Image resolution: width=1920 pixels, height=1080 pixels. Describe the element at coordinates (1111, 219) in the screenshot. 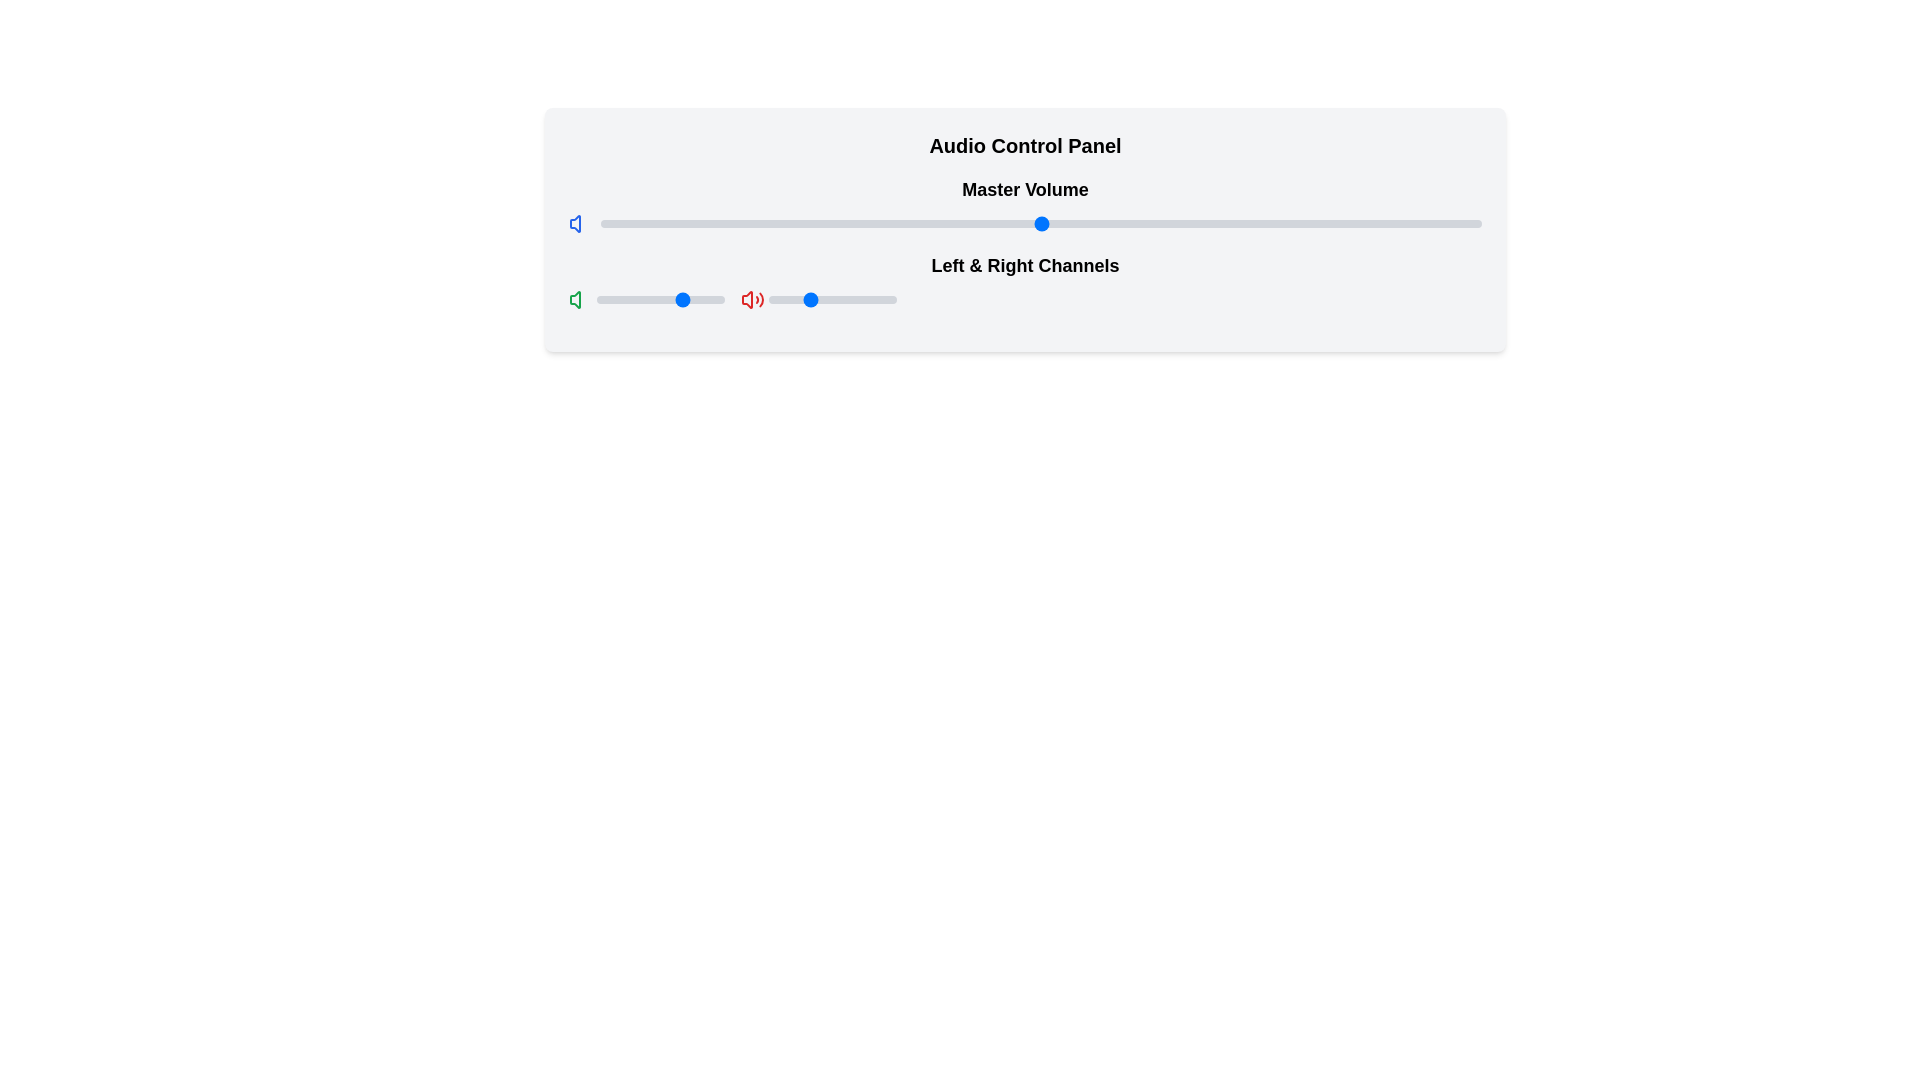

I see `the volume slider` at that location.